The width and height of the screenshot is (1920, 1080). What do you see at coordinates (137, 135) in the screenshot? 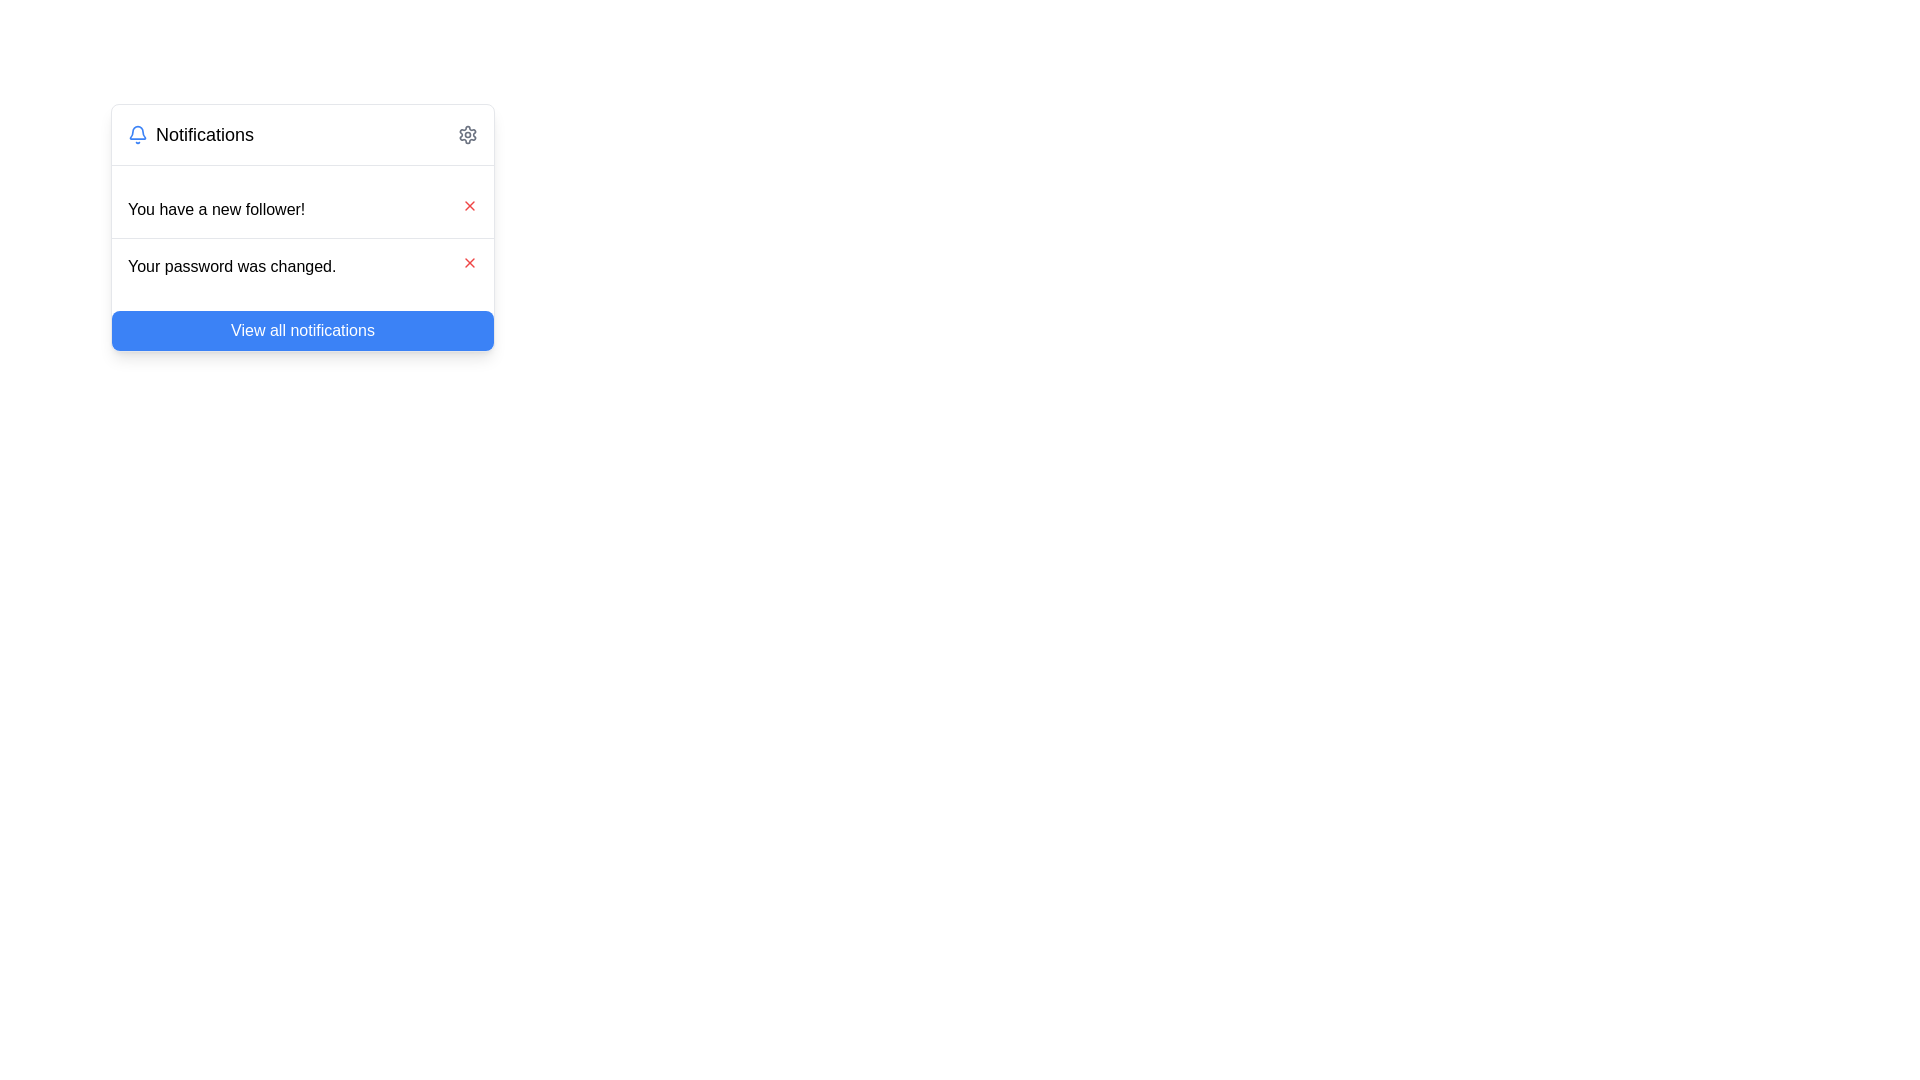
I see `the bell icon in the Notifications section by moving the cursor to its center` at bounding box center [137, 135].